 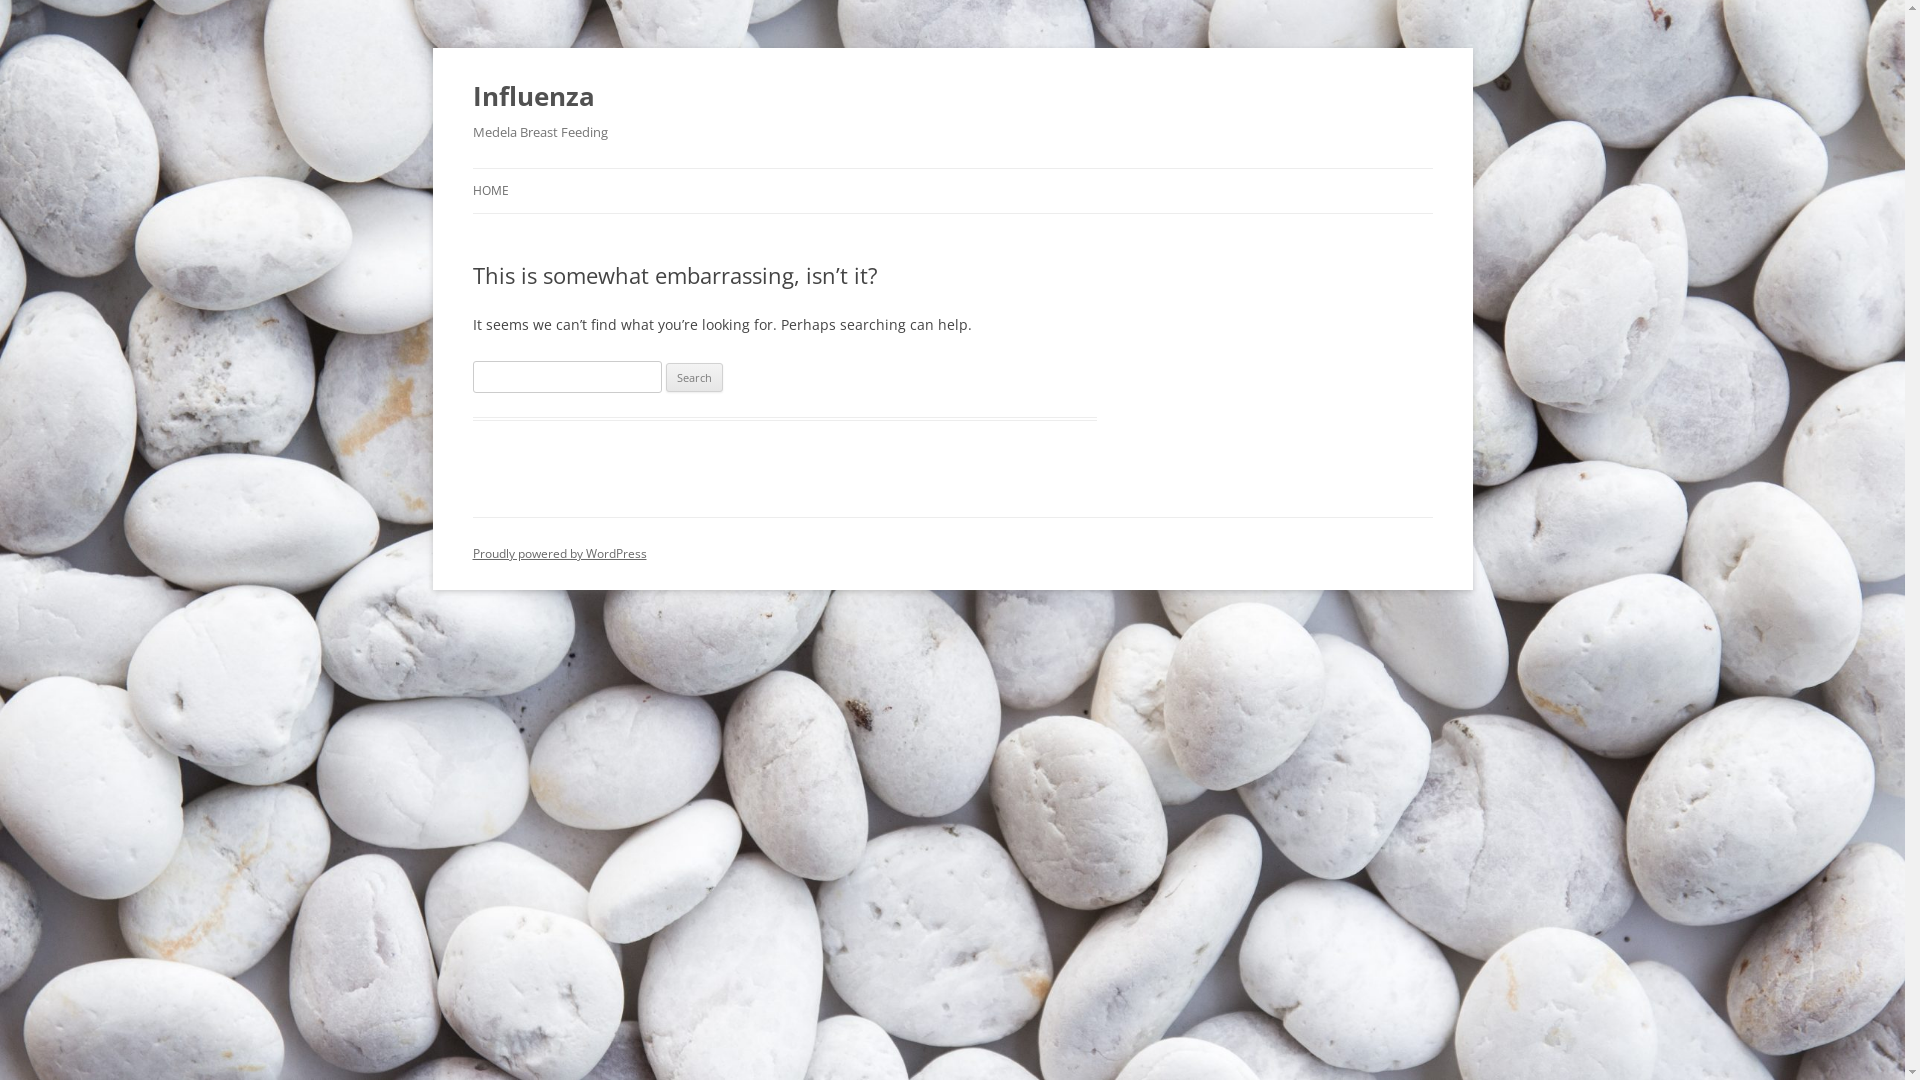 What do you see at coordinates (951, 167) in the screenshot?
I see `'Skip to content'` at bounding box center [951, 167].